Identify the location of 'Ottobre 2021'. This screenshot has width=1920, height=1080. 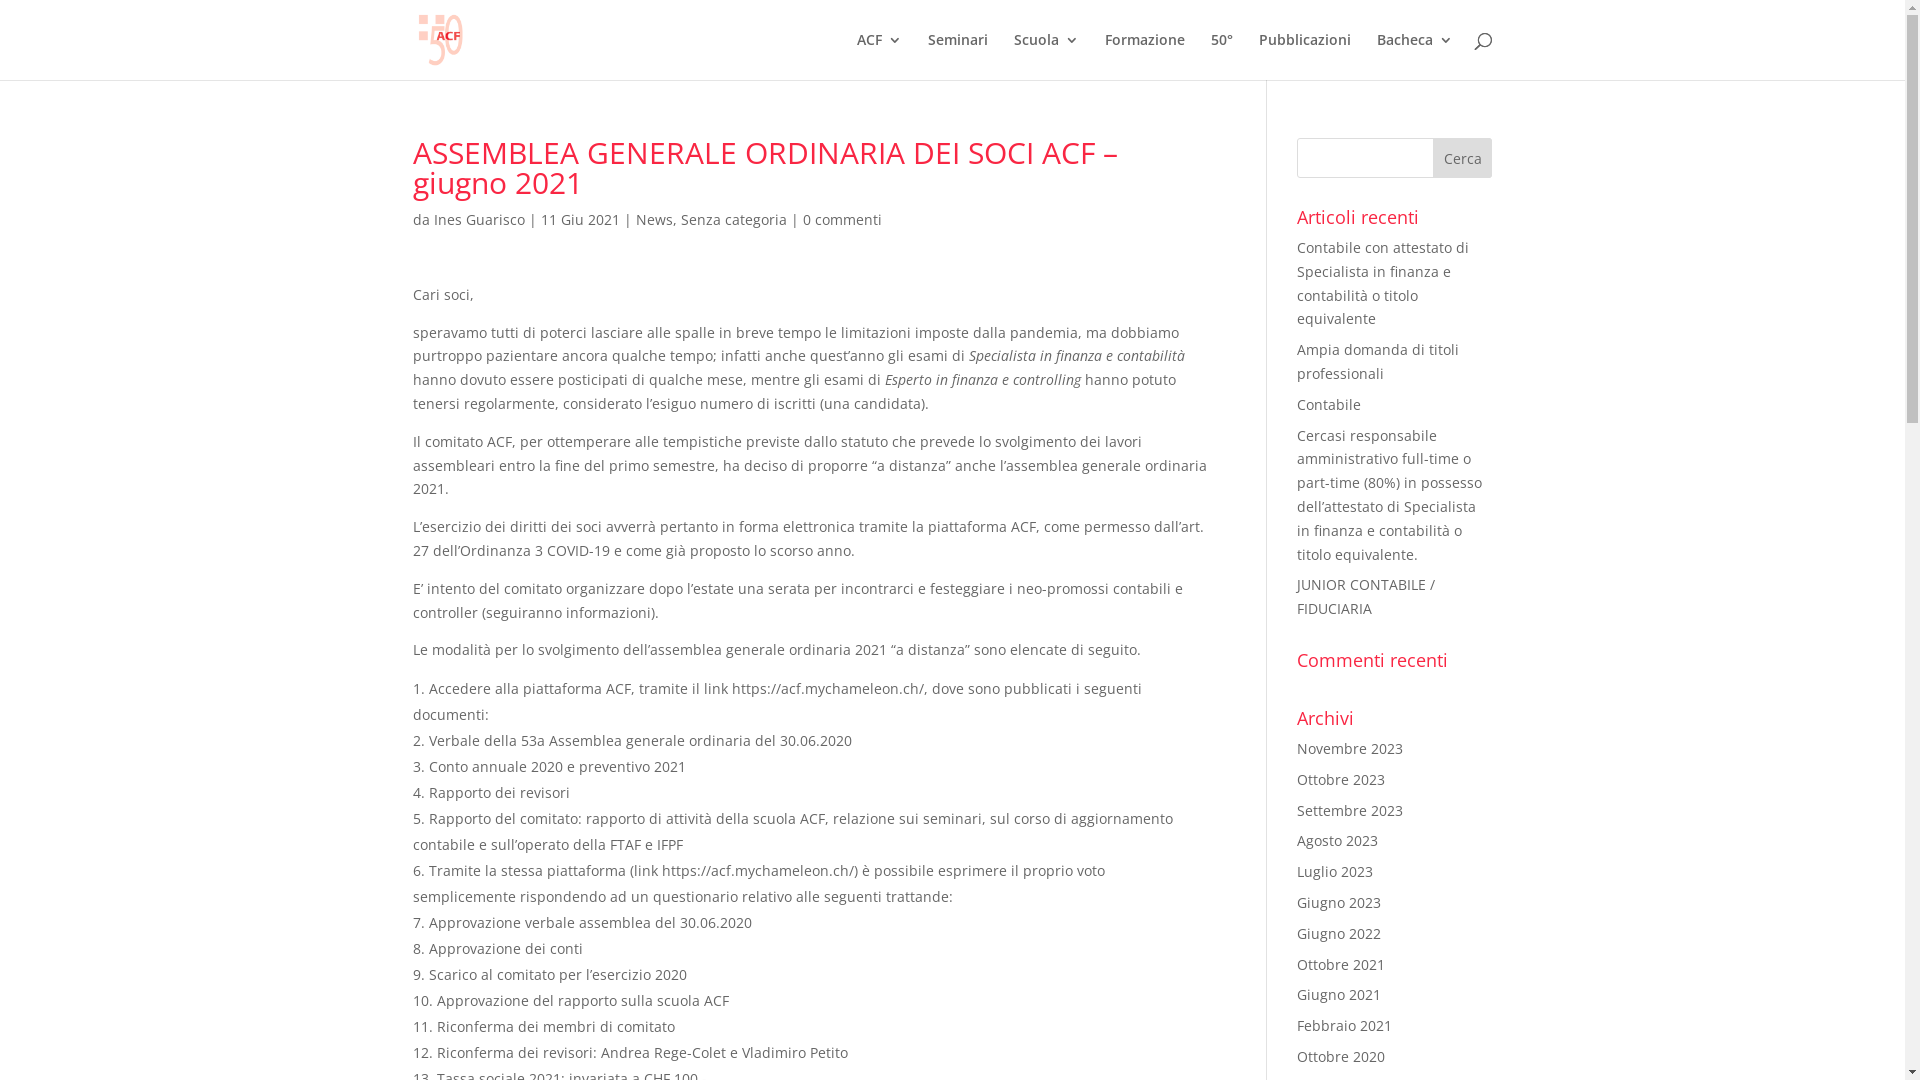
(1340, 963).